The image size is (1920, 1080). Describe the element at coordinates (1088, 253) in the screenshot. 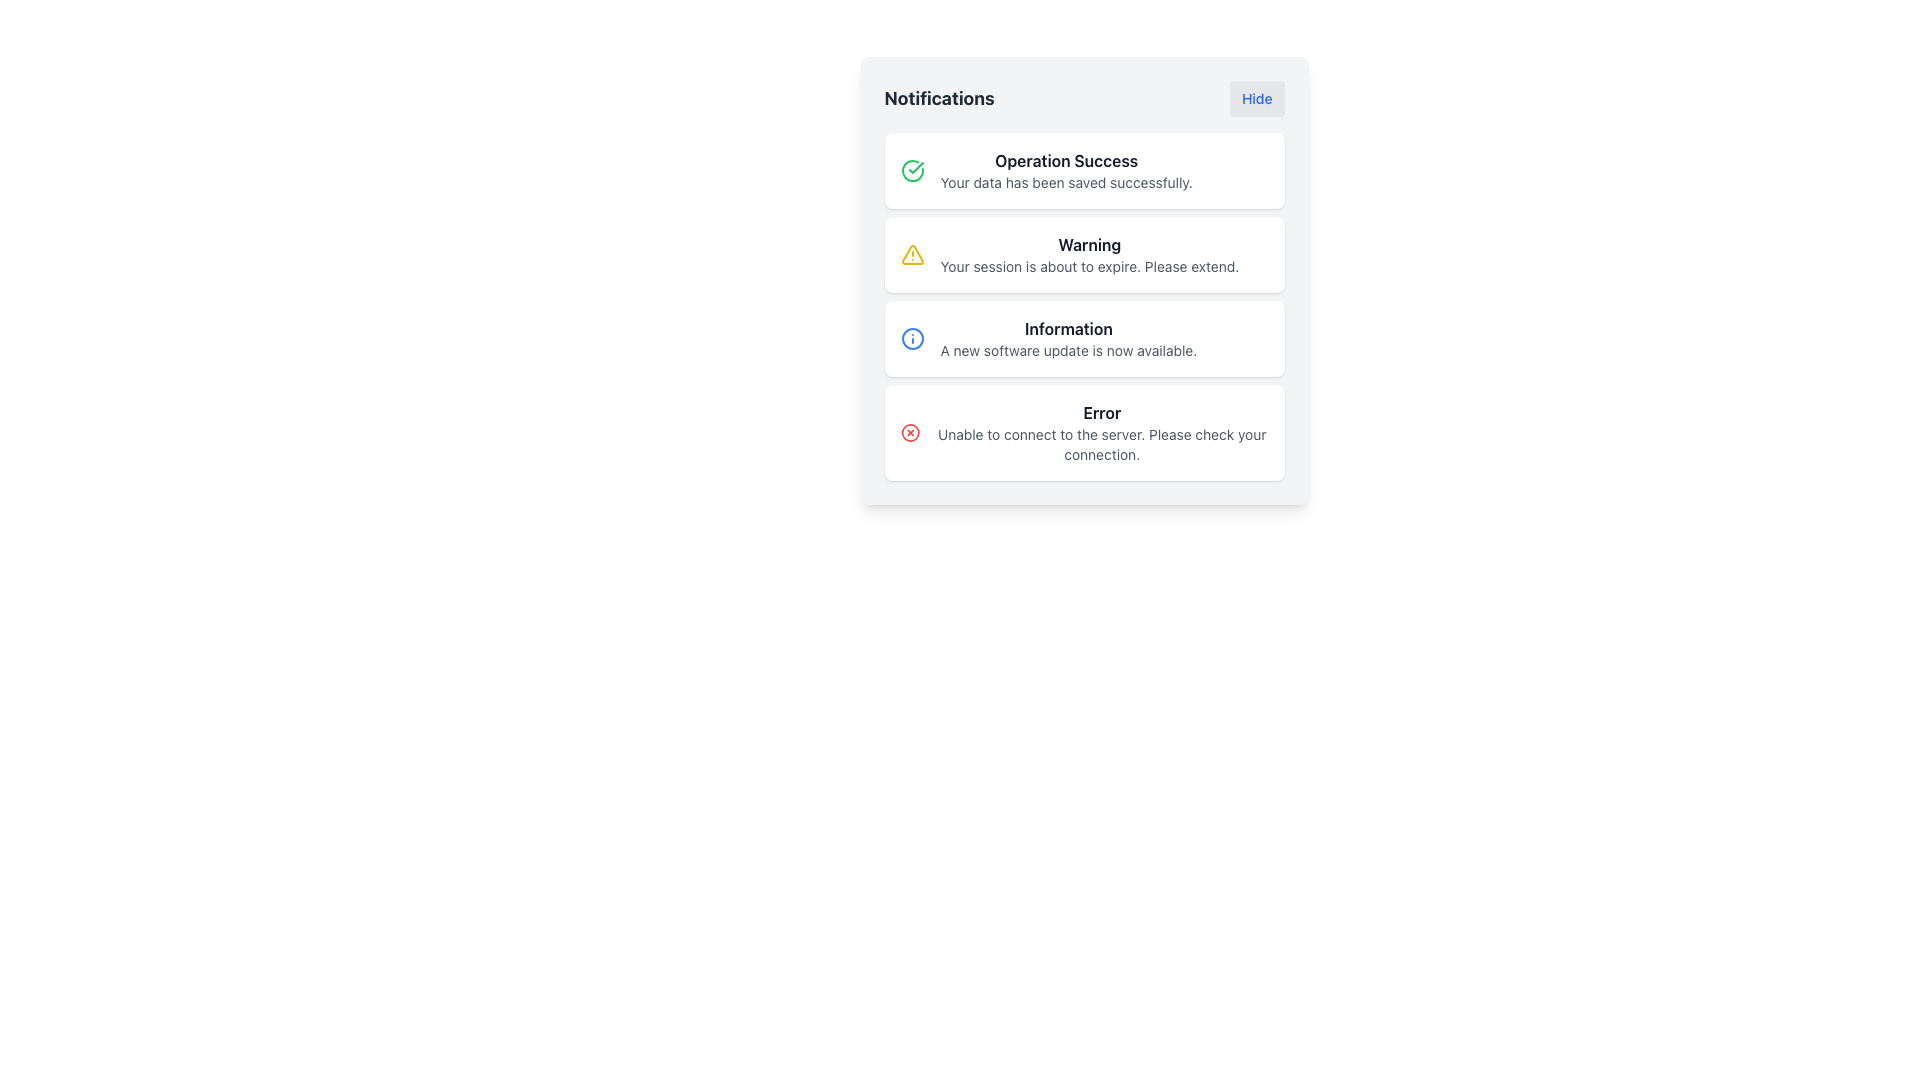

I see `the warning displayed in the second notification card below the 'Operation Success' card and above the 'Information' card` at that location.